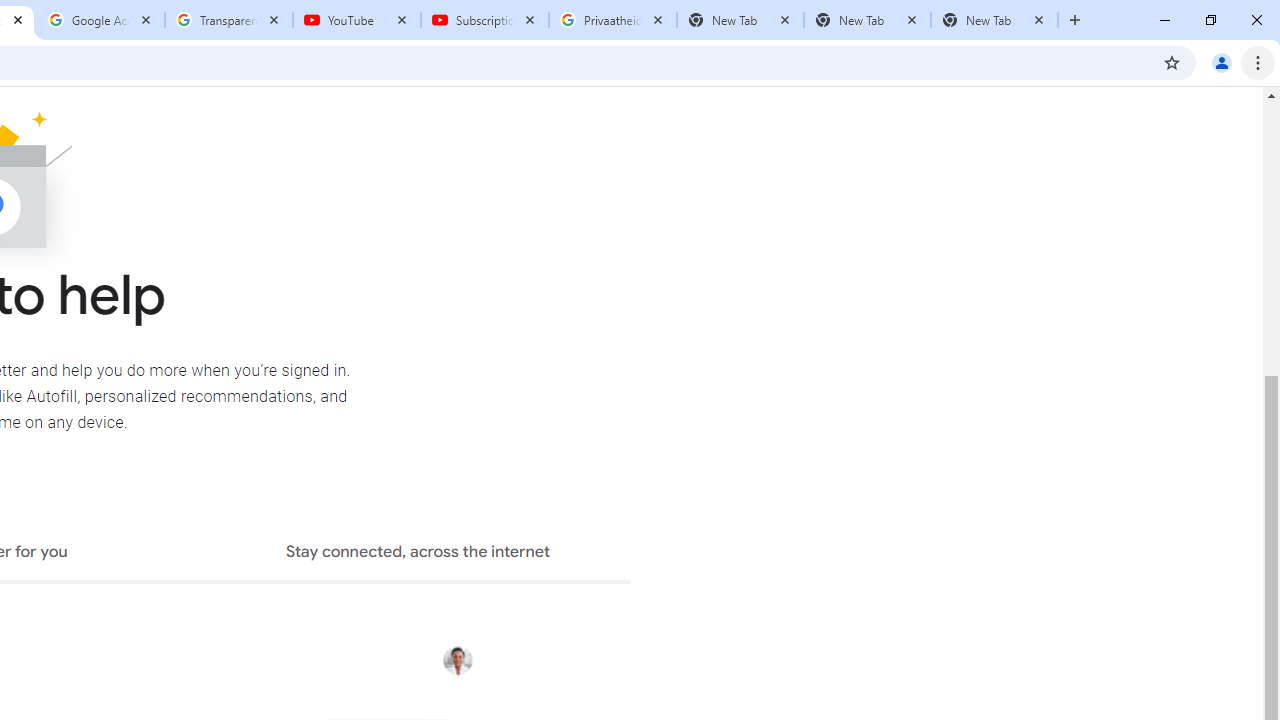  What do you see at coordinates (416, 554) in the screenshot?
I see `'Stay connected, across the internet'` at bounding box center [416, 554].